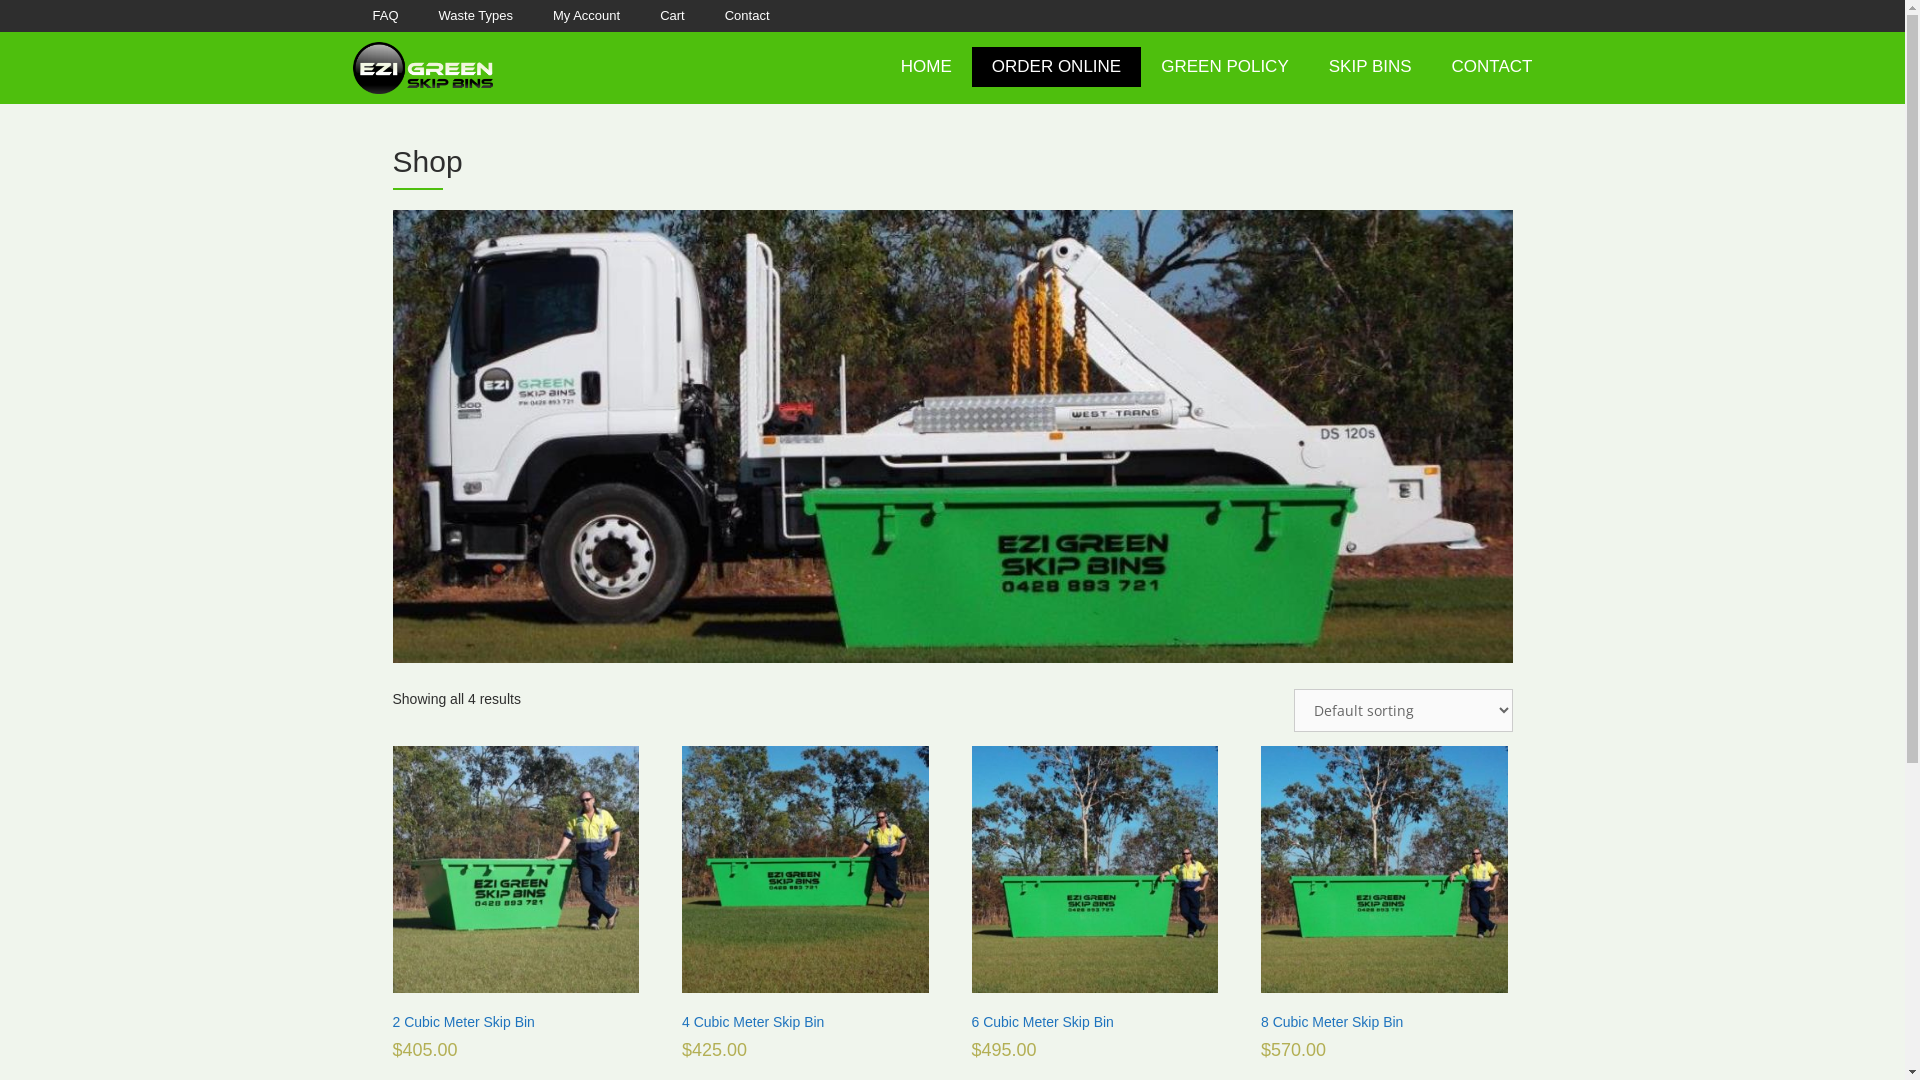 The image size is (1920, 1080). What do you see at coordinates (585, 15) in the screenshot?
I see `'My Account'` at bounding box center [585, 15].